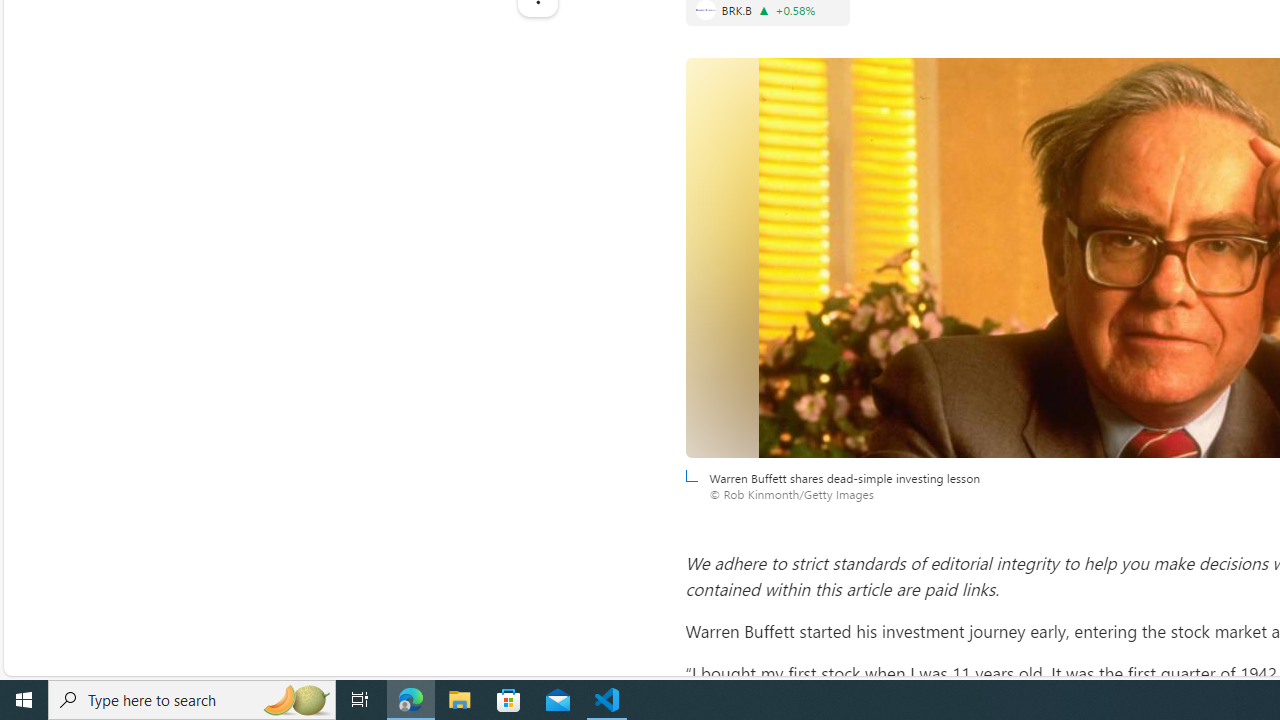  What do you see at coordinates (705, 10) in the screenshot?
I see `'BERKSHIRE HATHAWAY INC.'` at bounding box center [705, 10].